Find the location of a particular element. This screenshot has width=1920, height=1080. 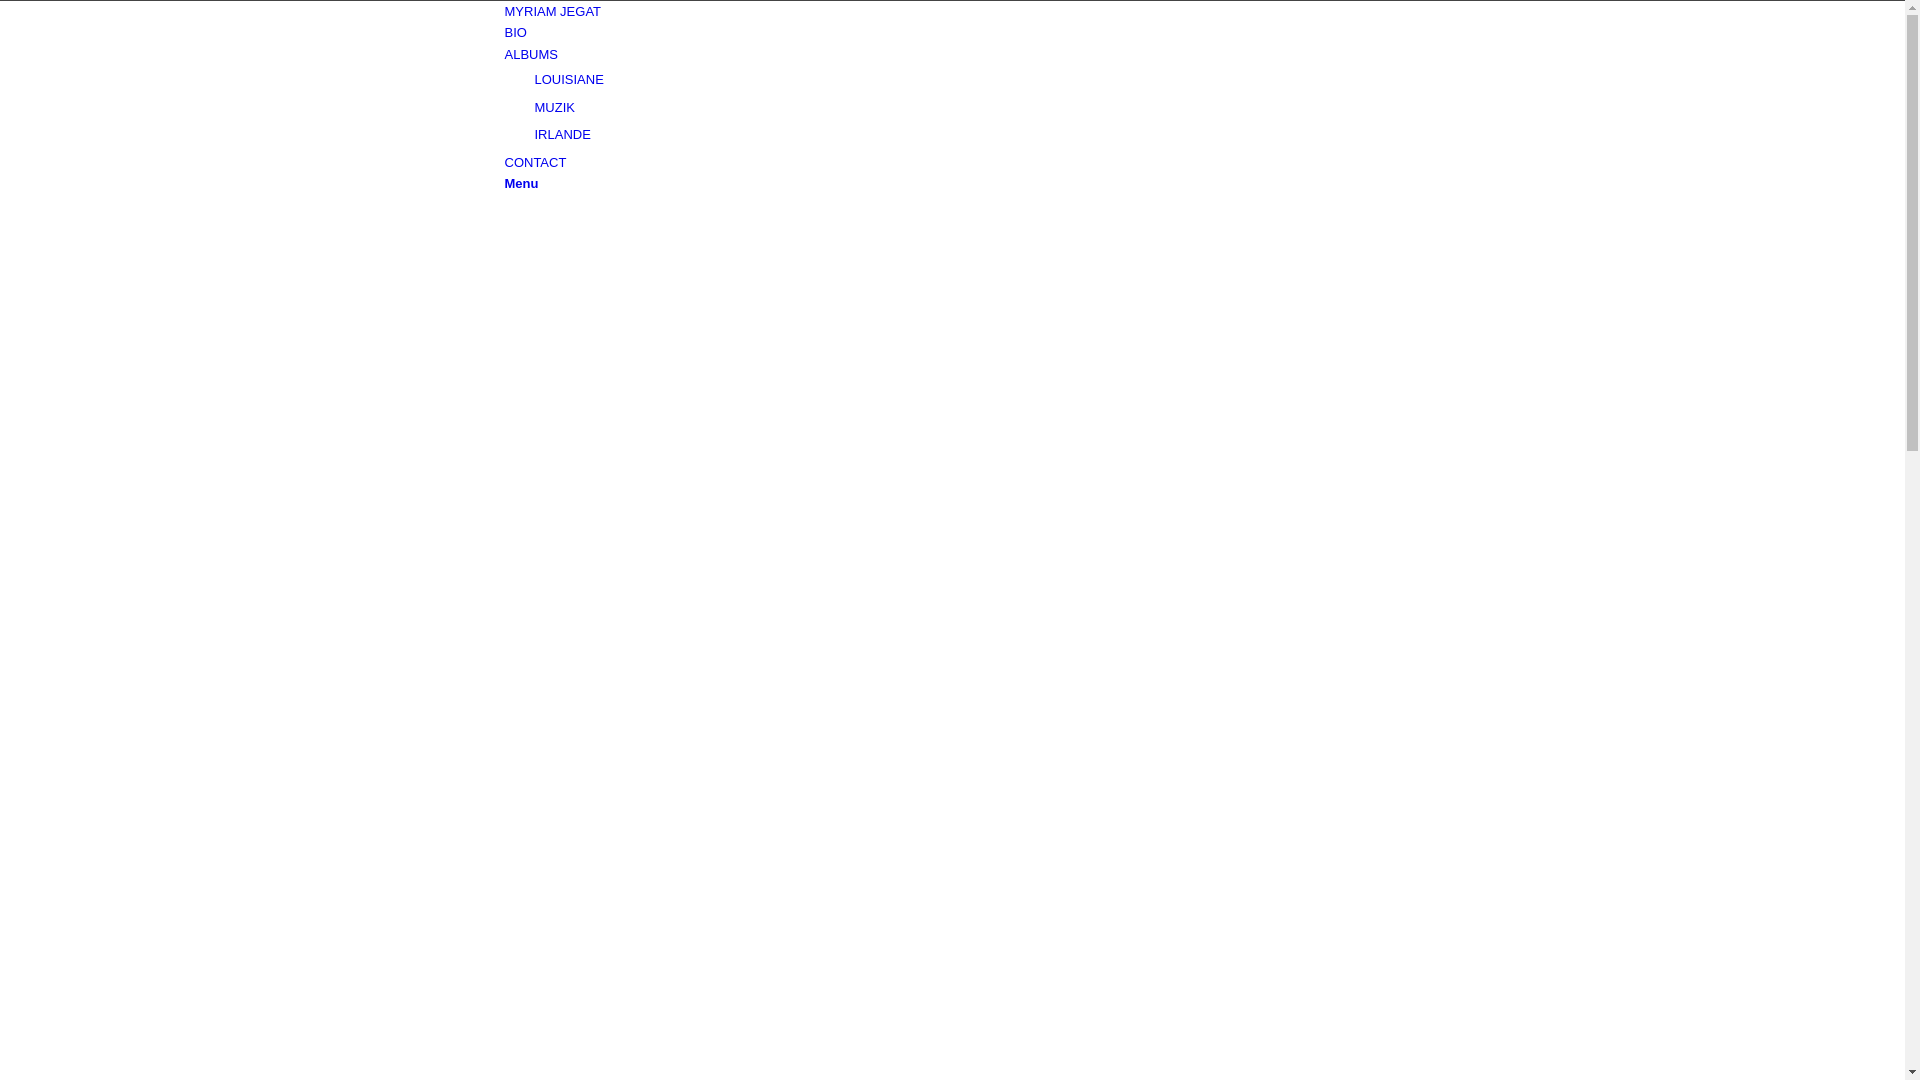

'BIO' is located at coordinates (514, 32).